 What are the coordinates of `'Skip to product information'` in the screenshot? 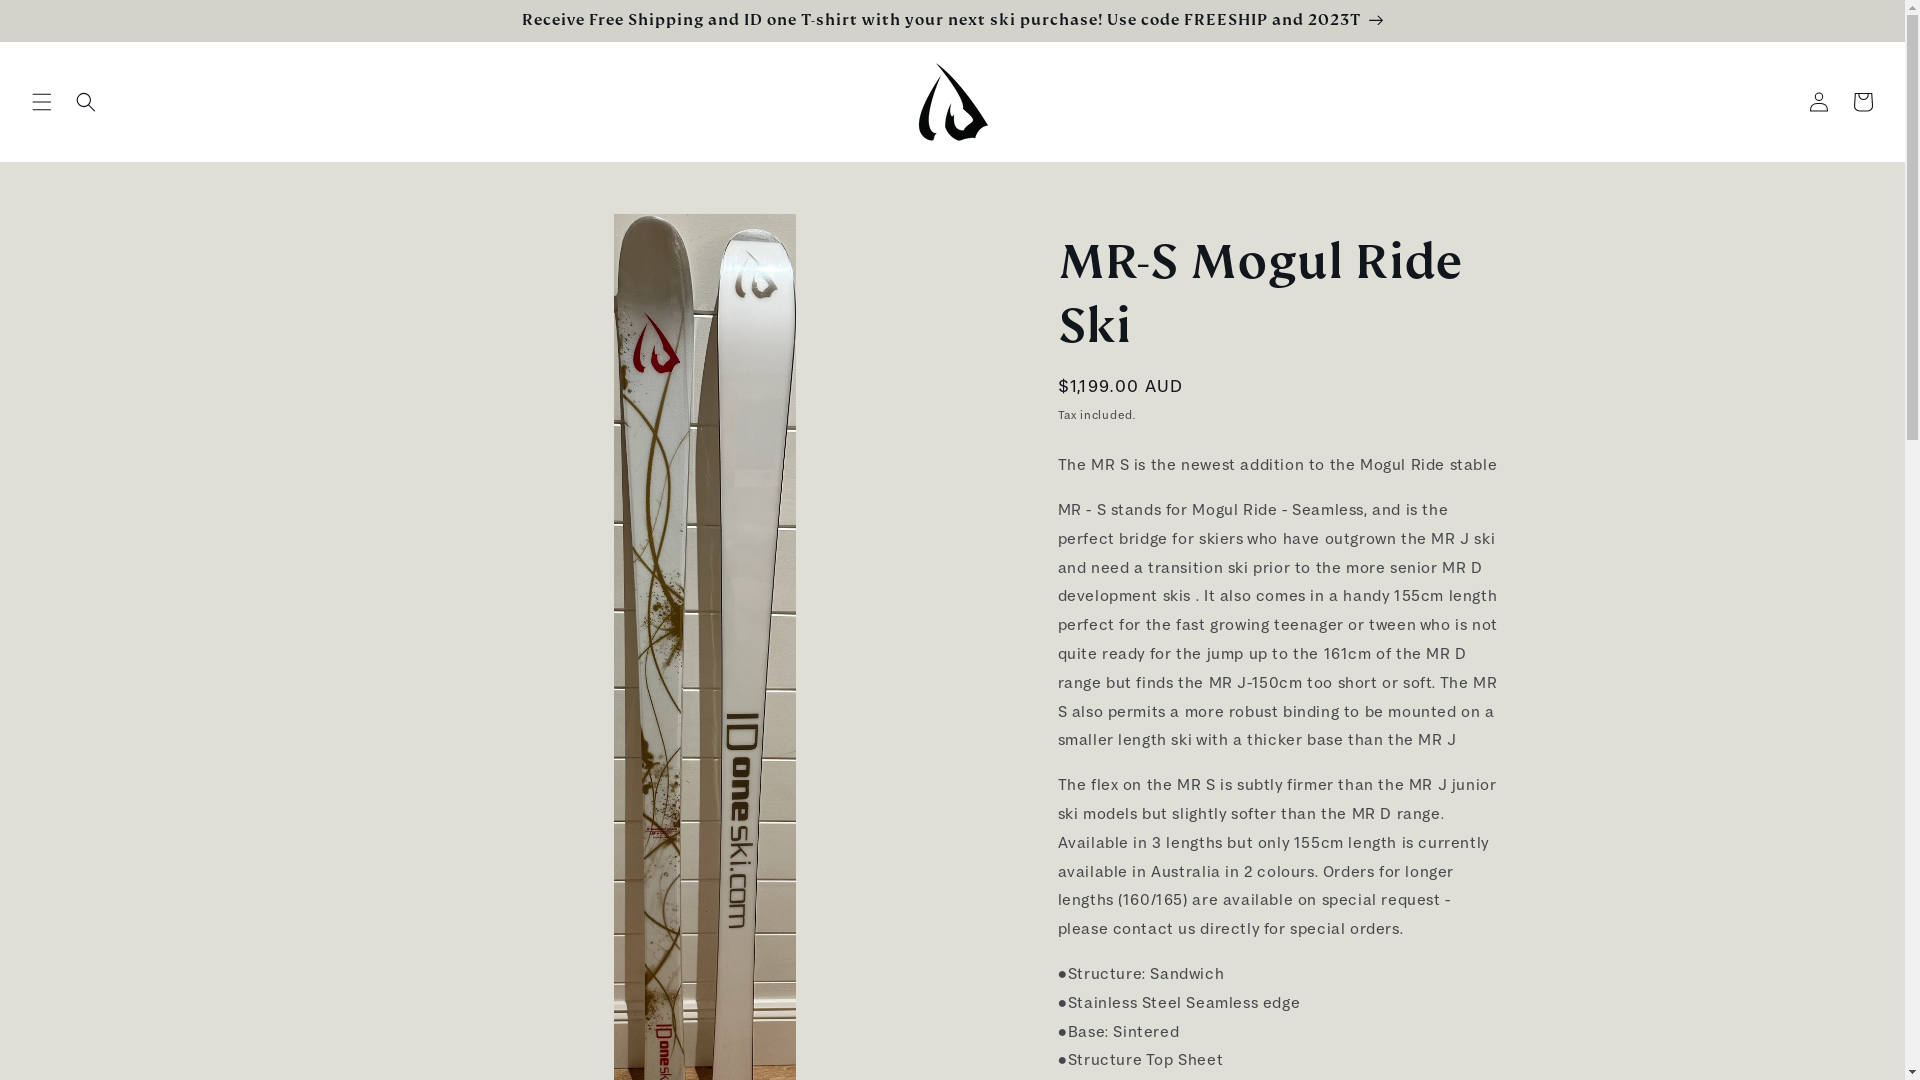 It's located at (461, 235).